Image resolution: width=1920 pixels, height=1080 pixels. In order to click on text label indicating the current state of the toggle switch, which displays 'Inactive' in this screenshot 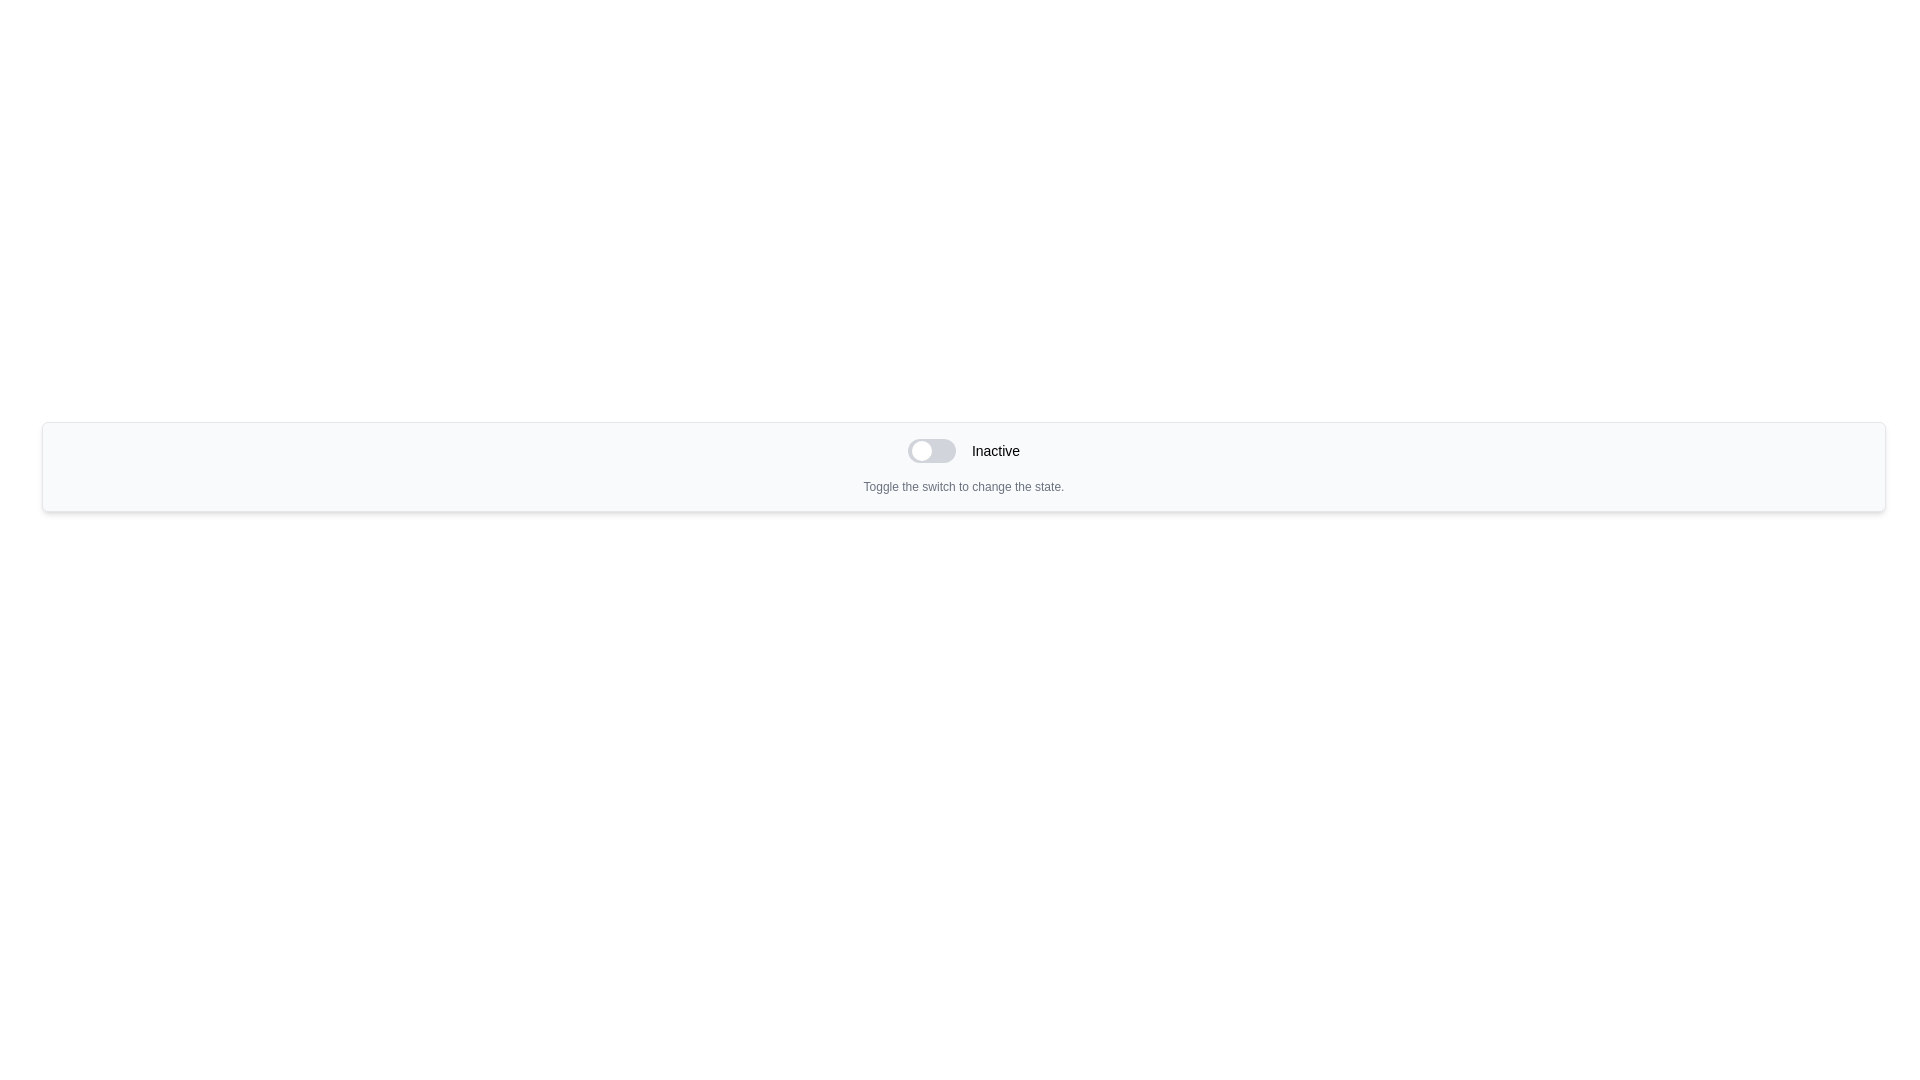, I will do `click(964, 451)`.